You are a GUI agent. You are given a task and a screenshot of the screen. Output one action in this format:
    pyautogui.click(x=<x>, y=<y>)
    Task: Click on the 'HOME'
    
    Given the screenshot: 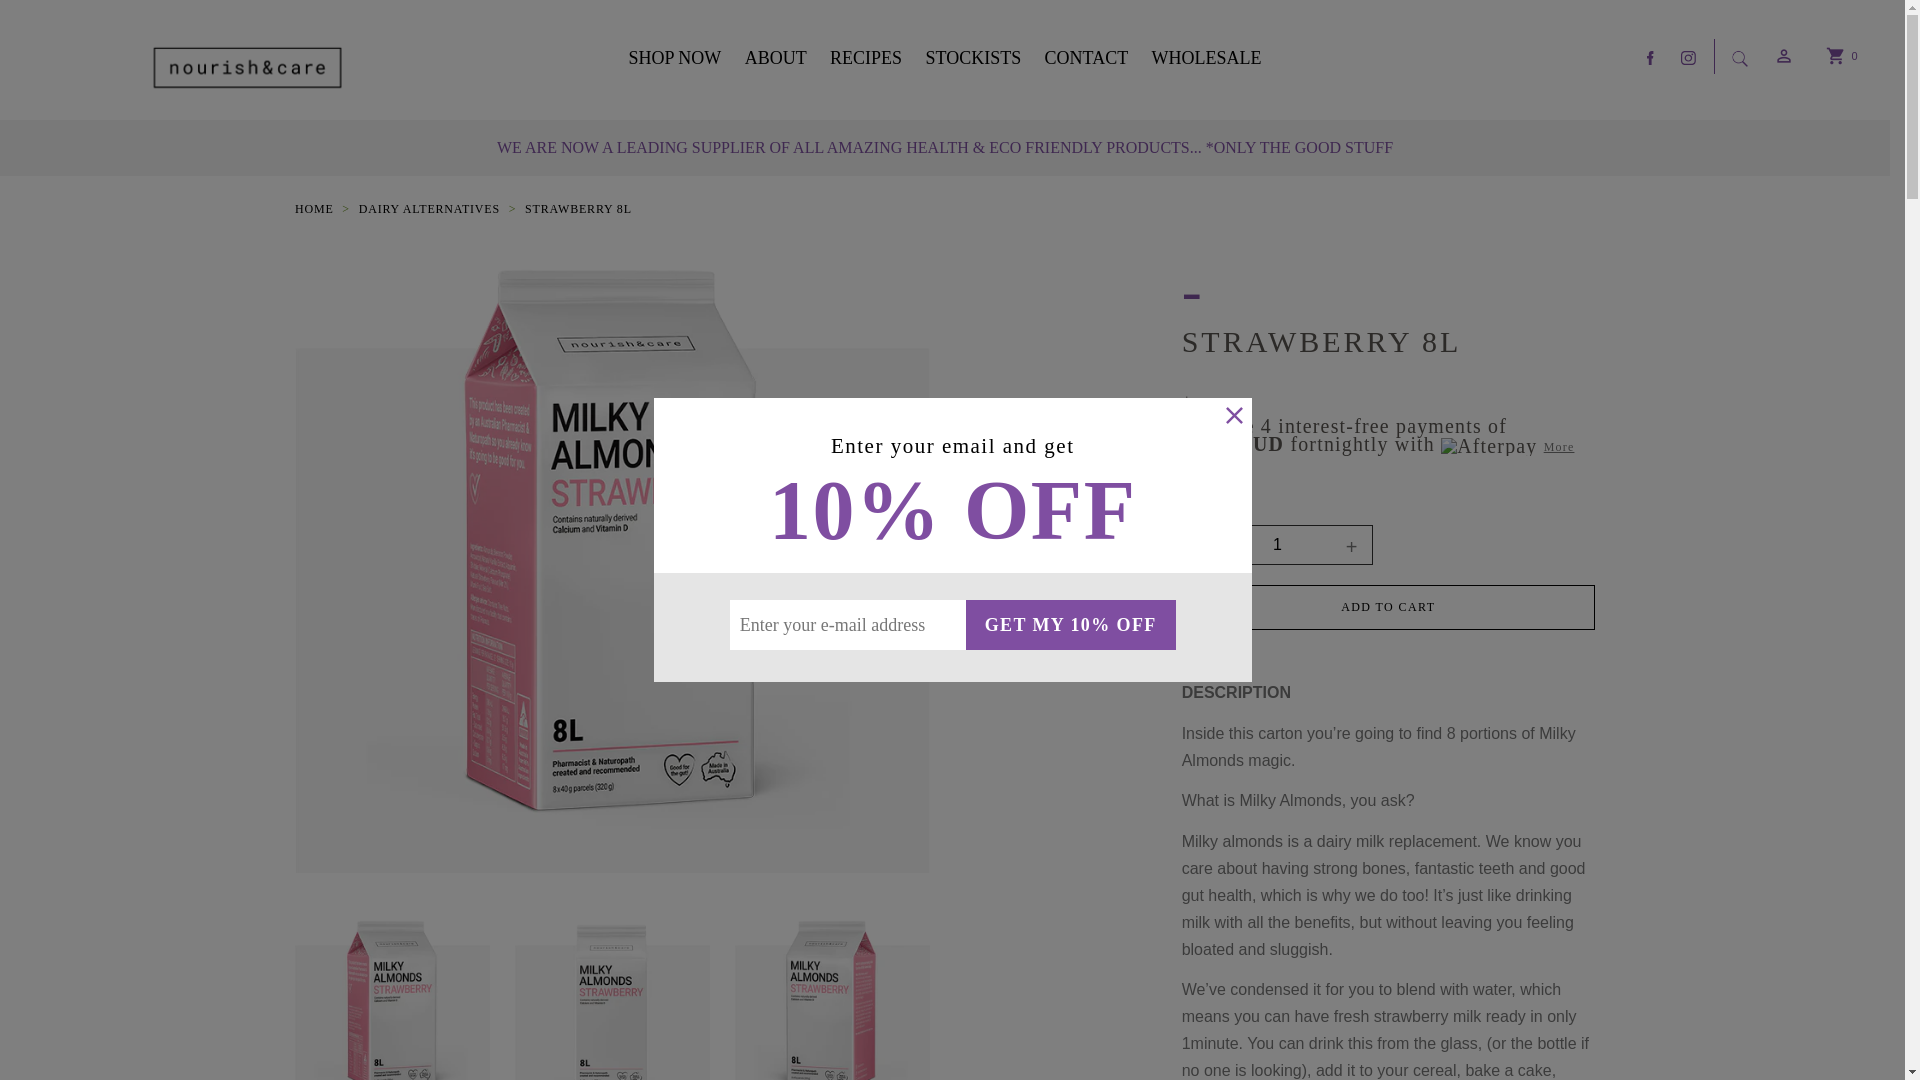 What is the action you would take?
    pyautogui.click(x=313, y=208)
    